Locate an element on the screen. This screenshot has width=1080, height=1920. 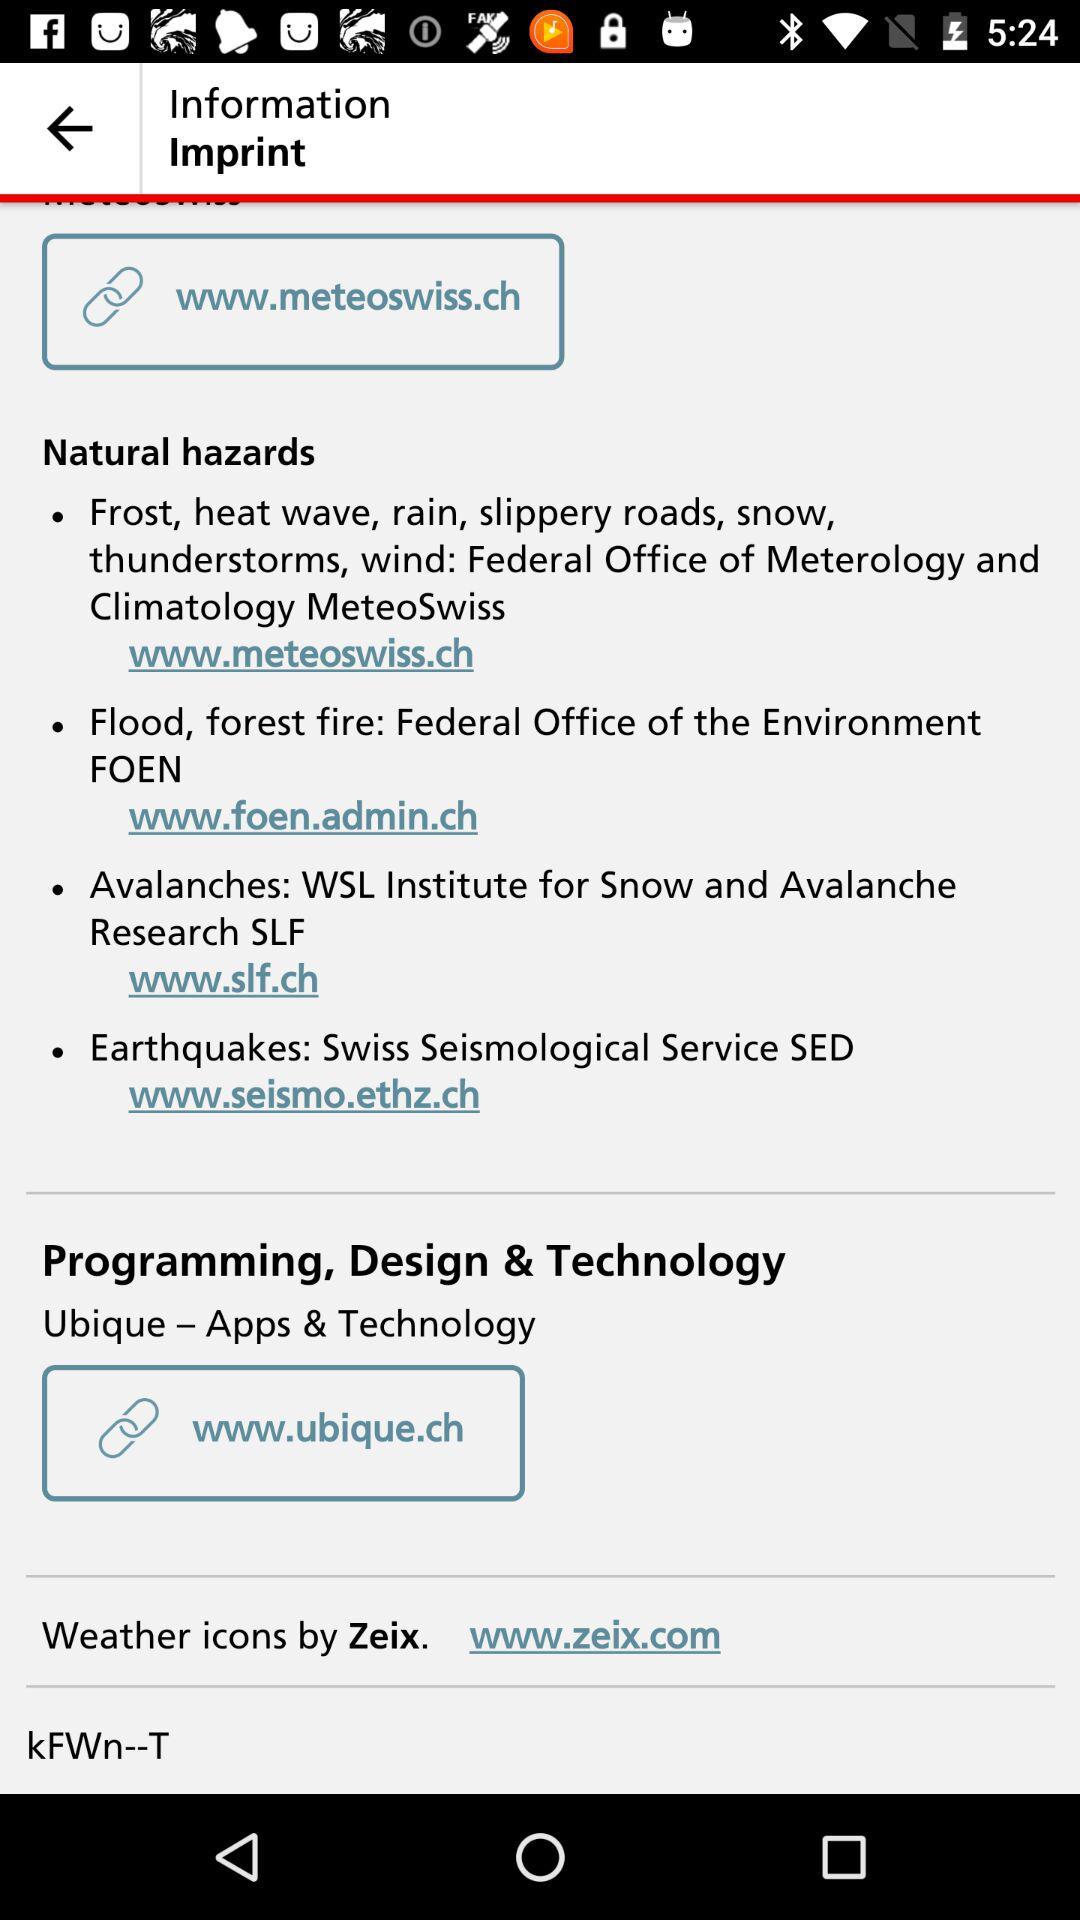
go to webpage is located at coordinates (540, 998).